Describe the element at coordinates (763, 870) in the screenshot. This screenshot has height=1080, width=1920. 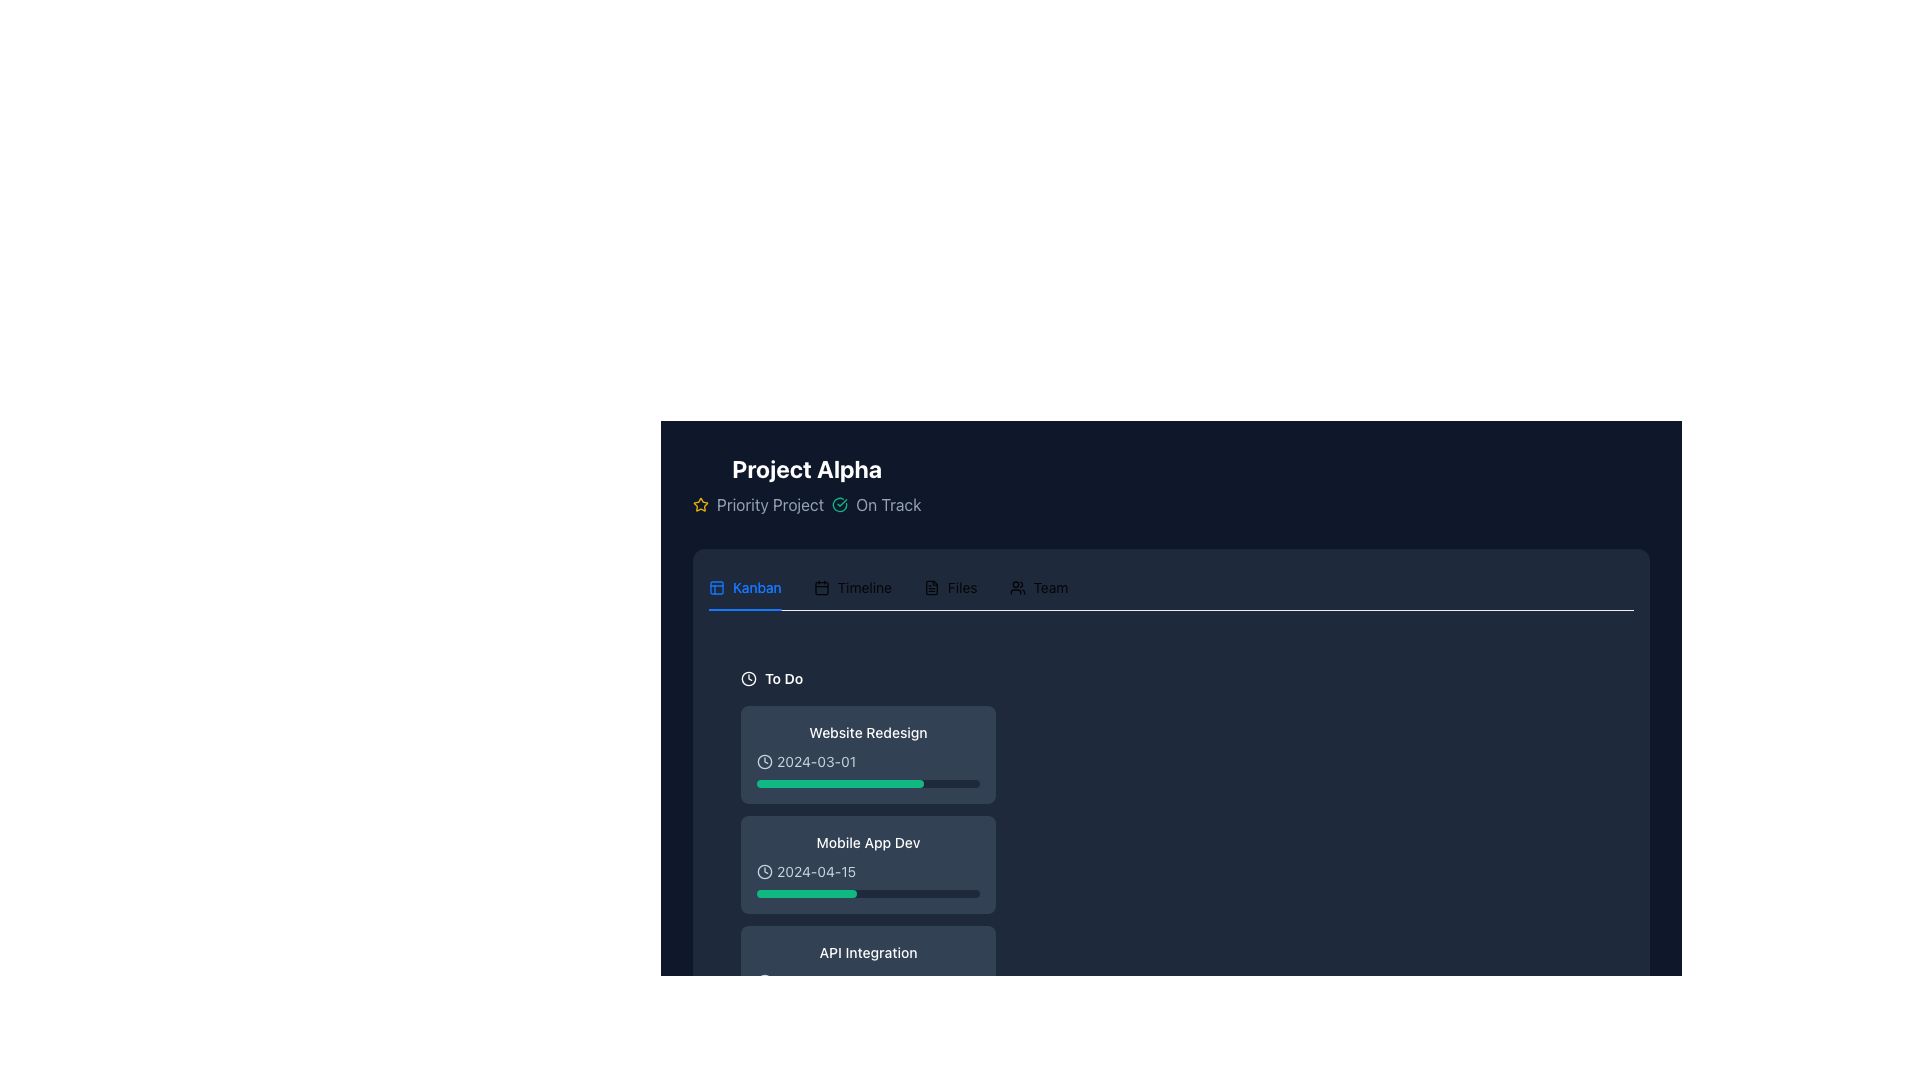
I see `the graphical indicator (circle within an SVG) representing time-related information for the task 'Mobile App Dev' in the 'To Do' section of the Kanban tab` at that location.